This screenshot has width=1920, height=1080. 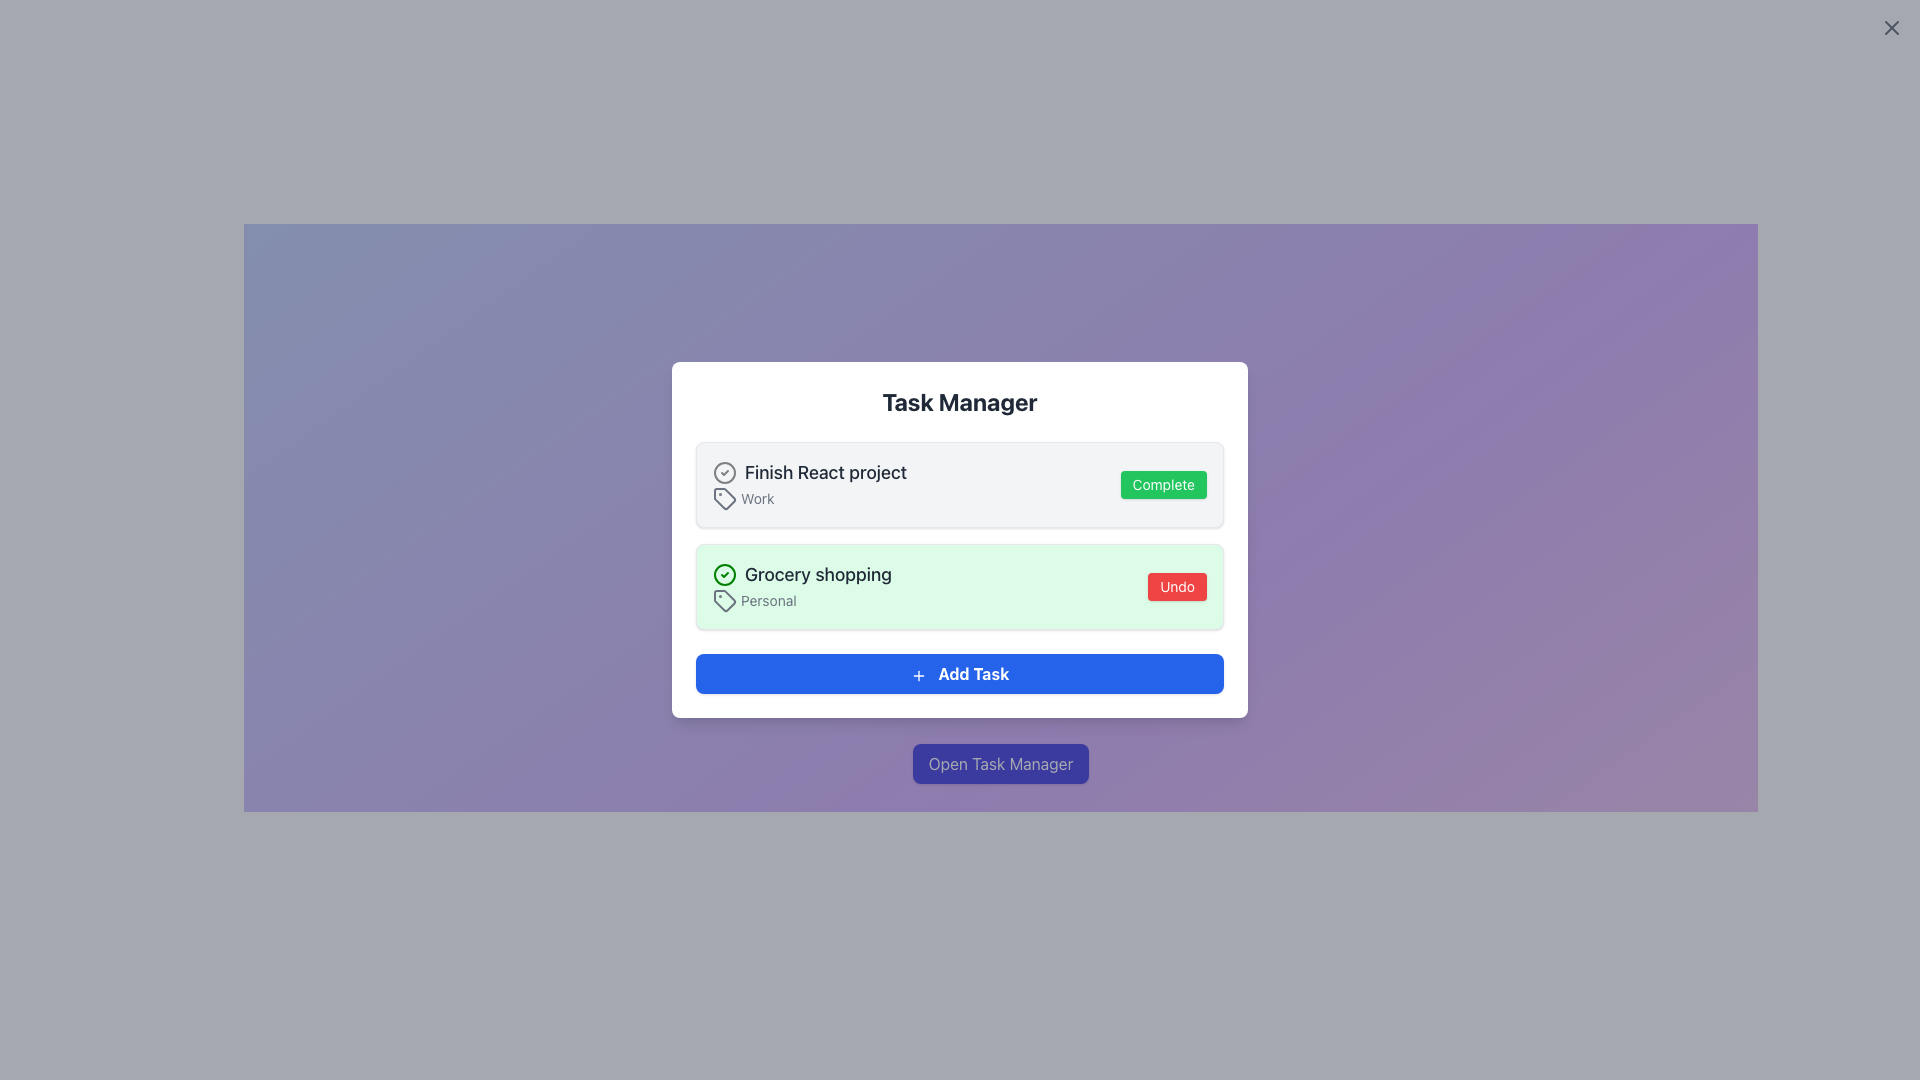 What do you see at coordinates (802, 585) in the screenshot?
I see `text displayed in the task description label labeled 'Grocery shopping' with the associated tag 'Personal' within the task manager` at bounding box center [802, 585].